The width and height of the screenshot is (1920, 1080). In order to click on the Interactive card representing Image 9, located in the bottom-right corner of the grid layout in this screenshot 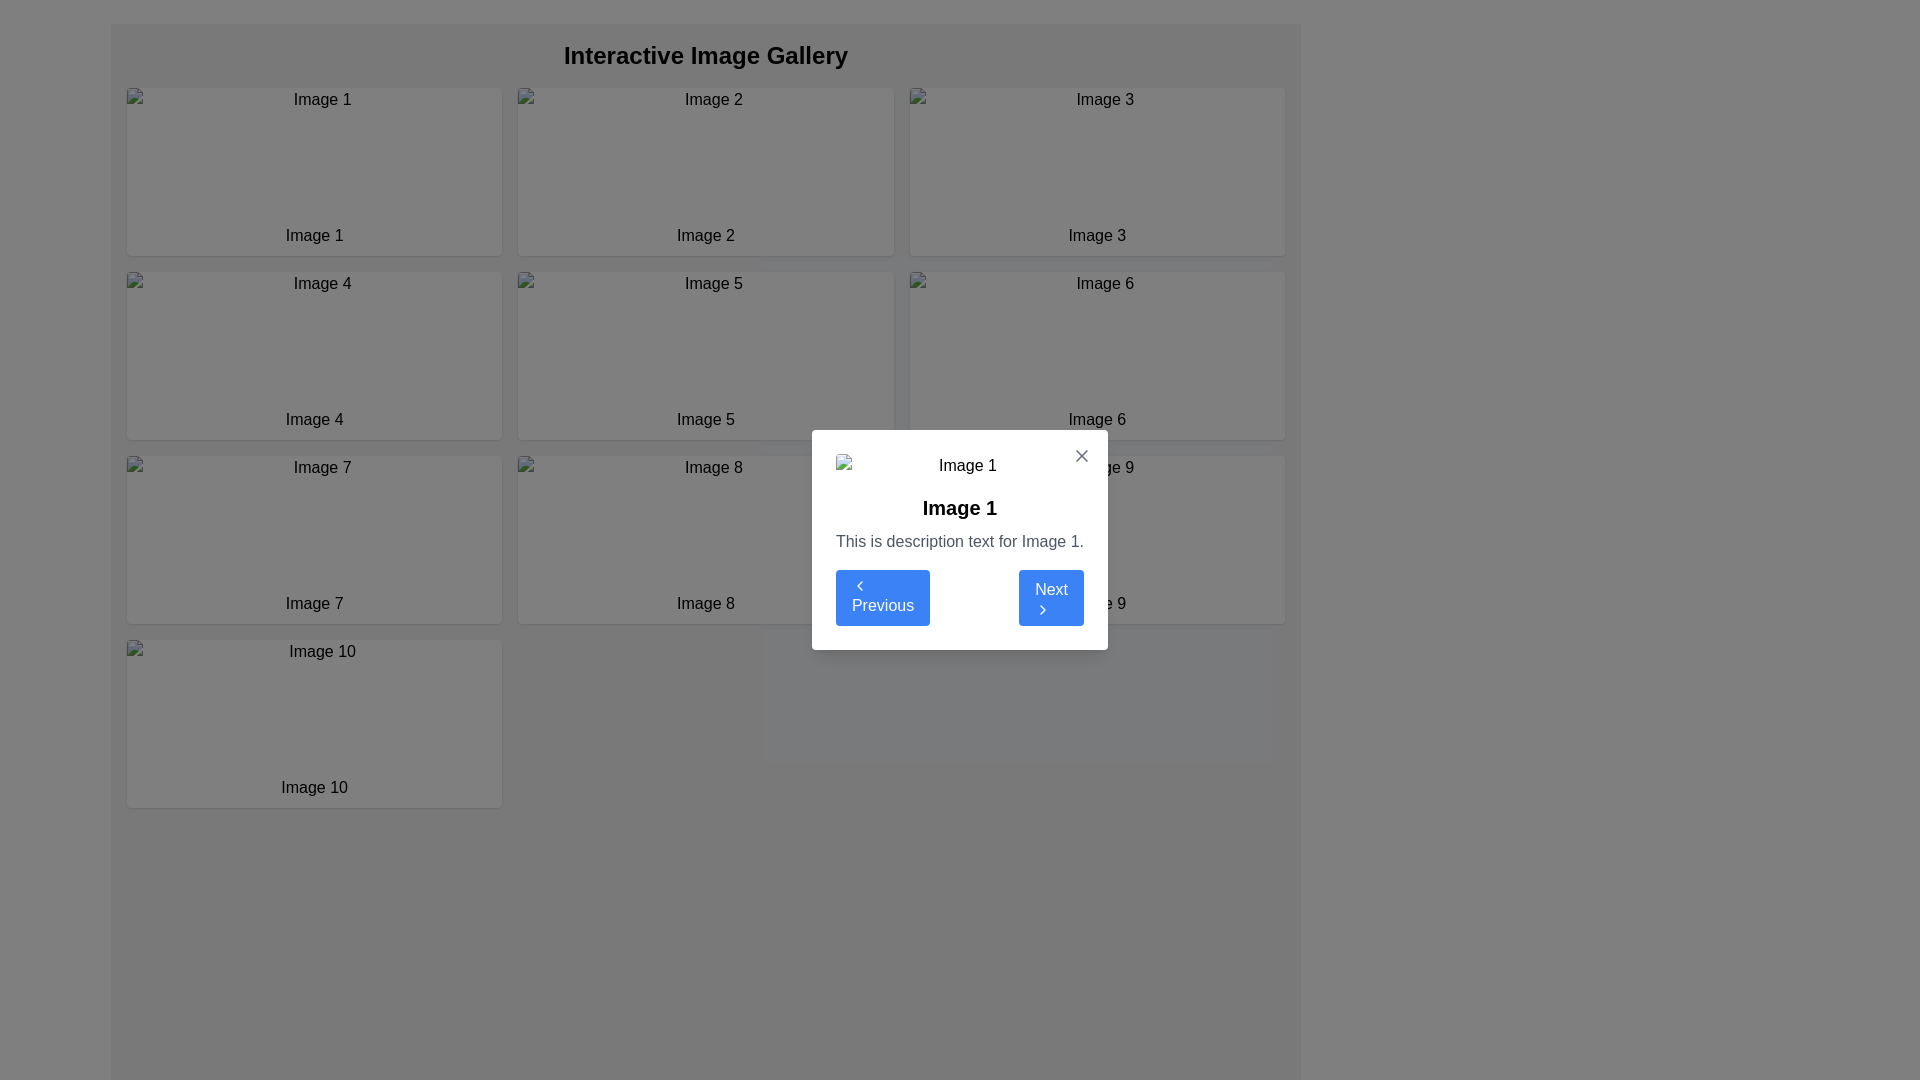, I will do `click(1096, 540)`.